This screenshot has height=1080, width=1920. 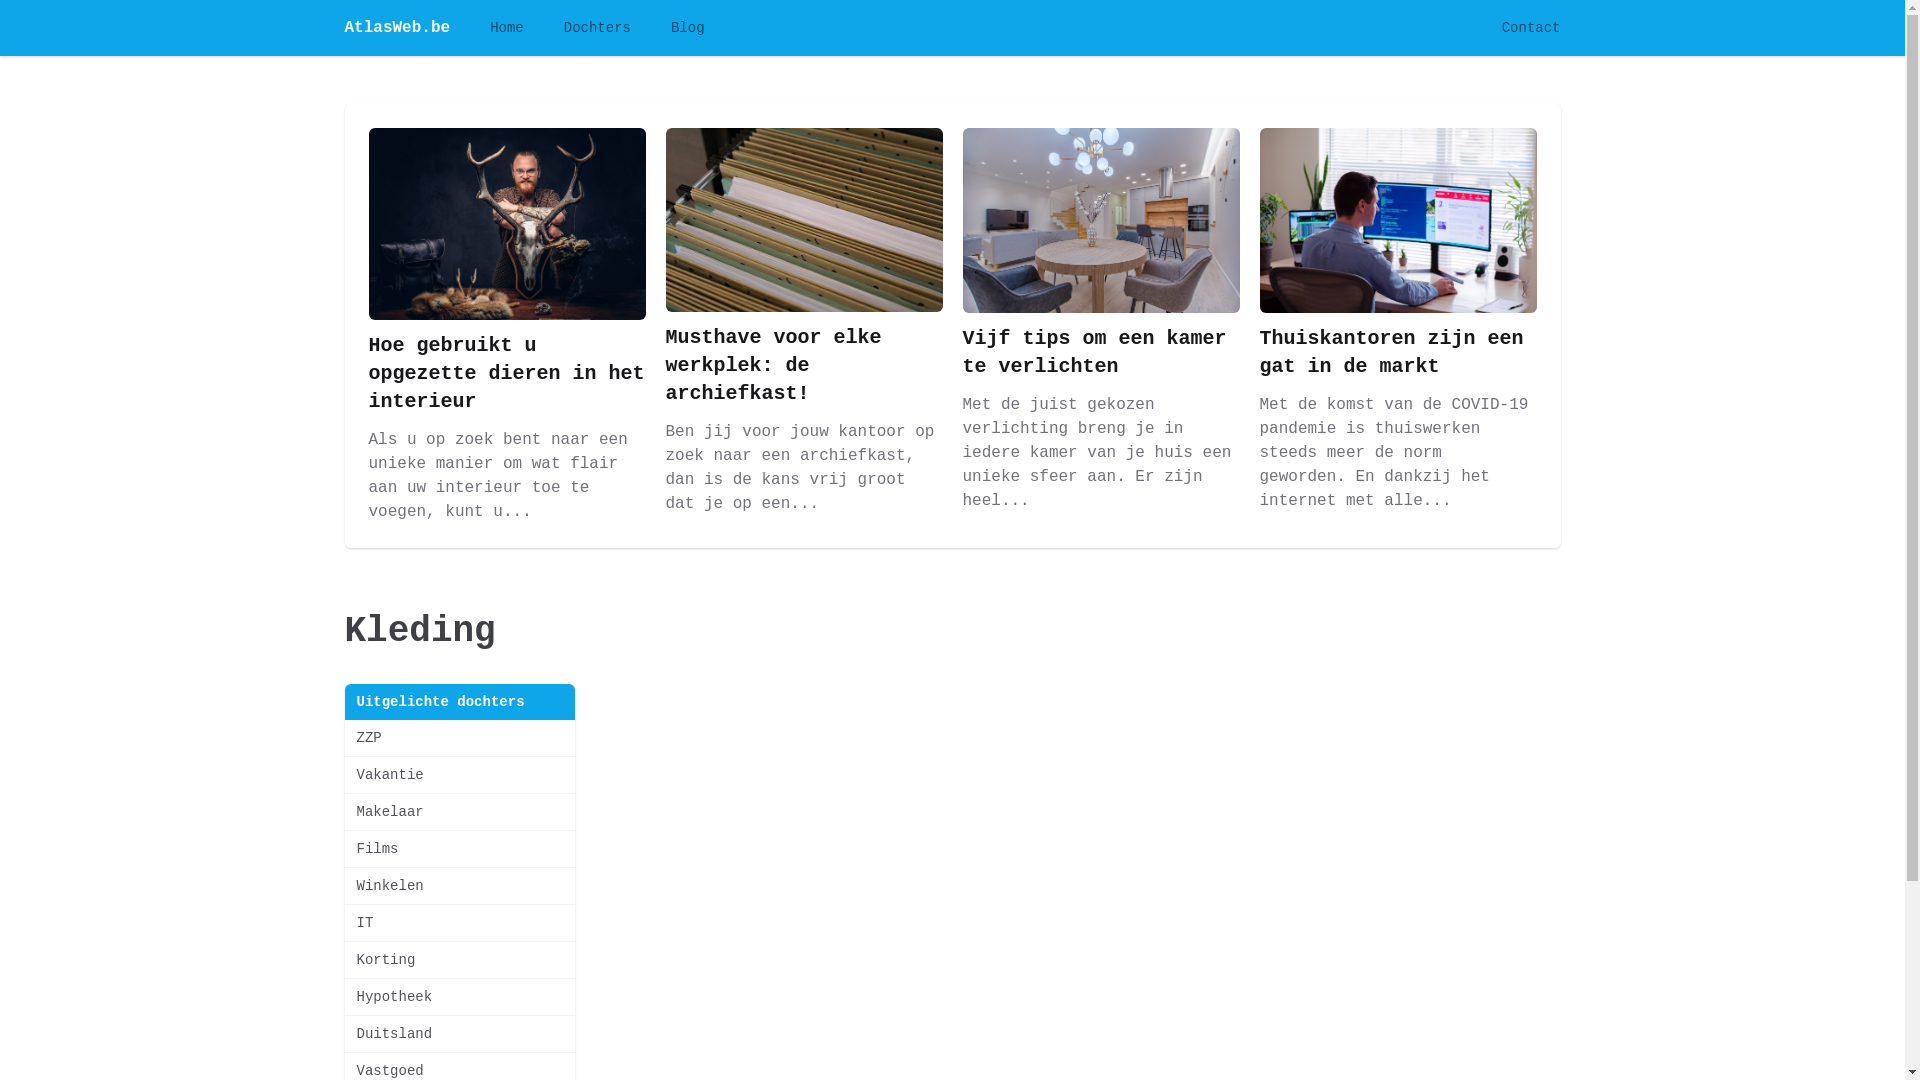 What do you see at coordinates (458, 996) in the screenshot?
I see `'Hypotheek'` at bounding box center [458, 996].